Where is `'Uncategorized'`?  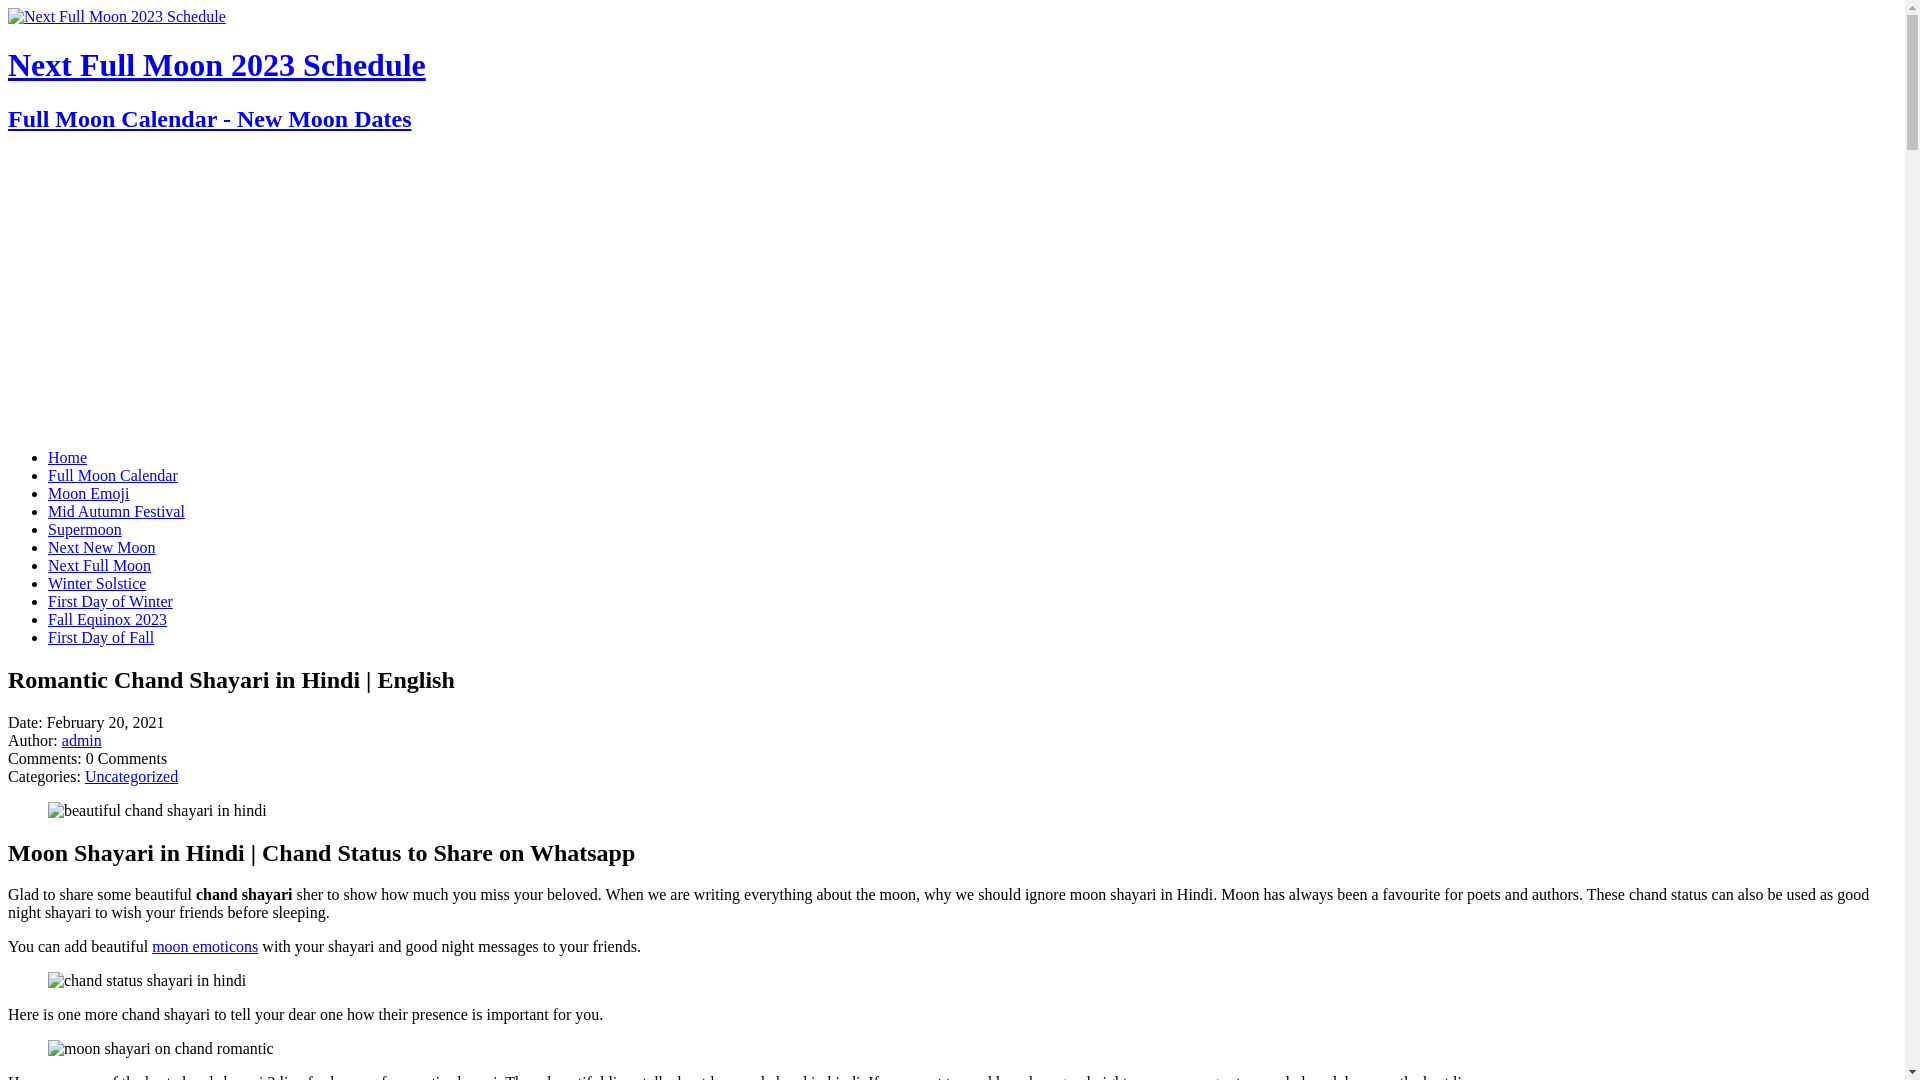
'Uncategorized' is located at coordinates (130, 775).